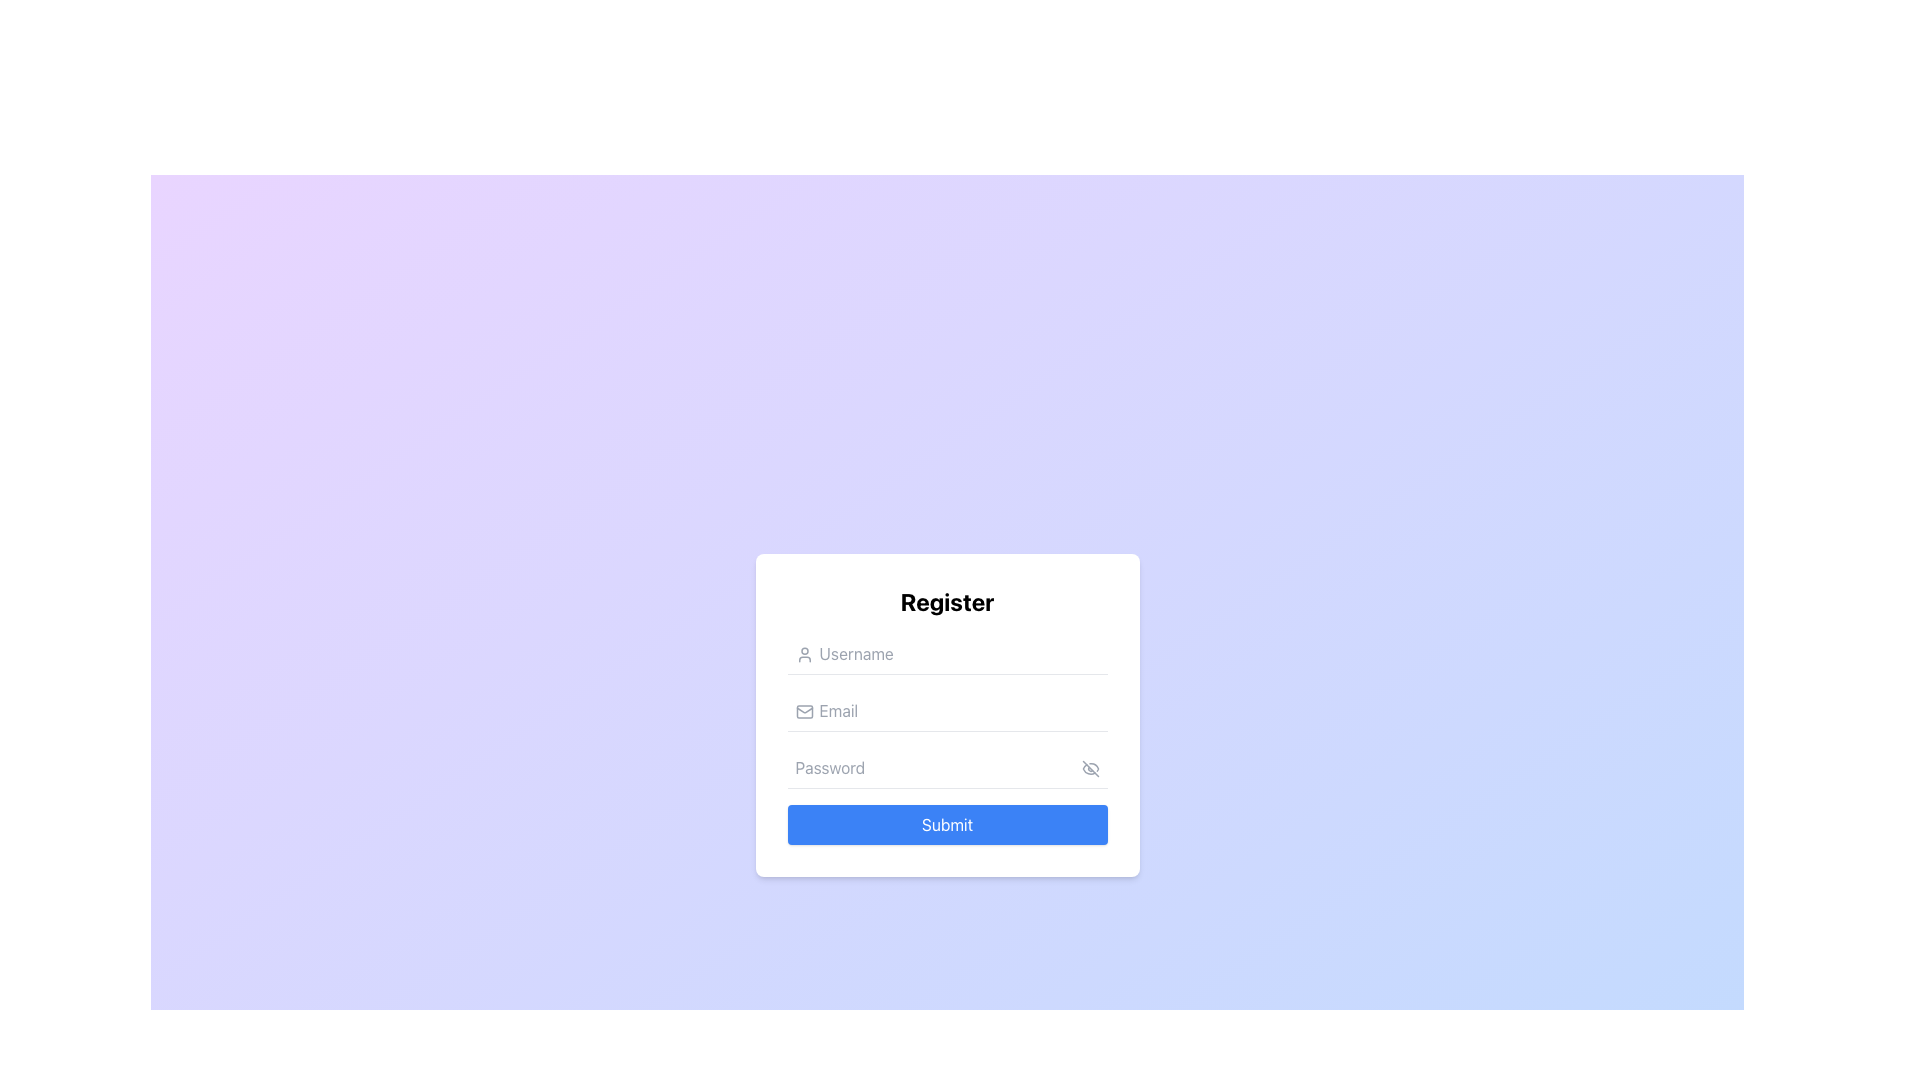 This screenshot has height=1080, width=1920. Describe the element at coordinates (946, 766) in the screenshot. I see `the password input field located within the registration form, characterized by a placeholder saying 'Password', to type in a password` at that location.